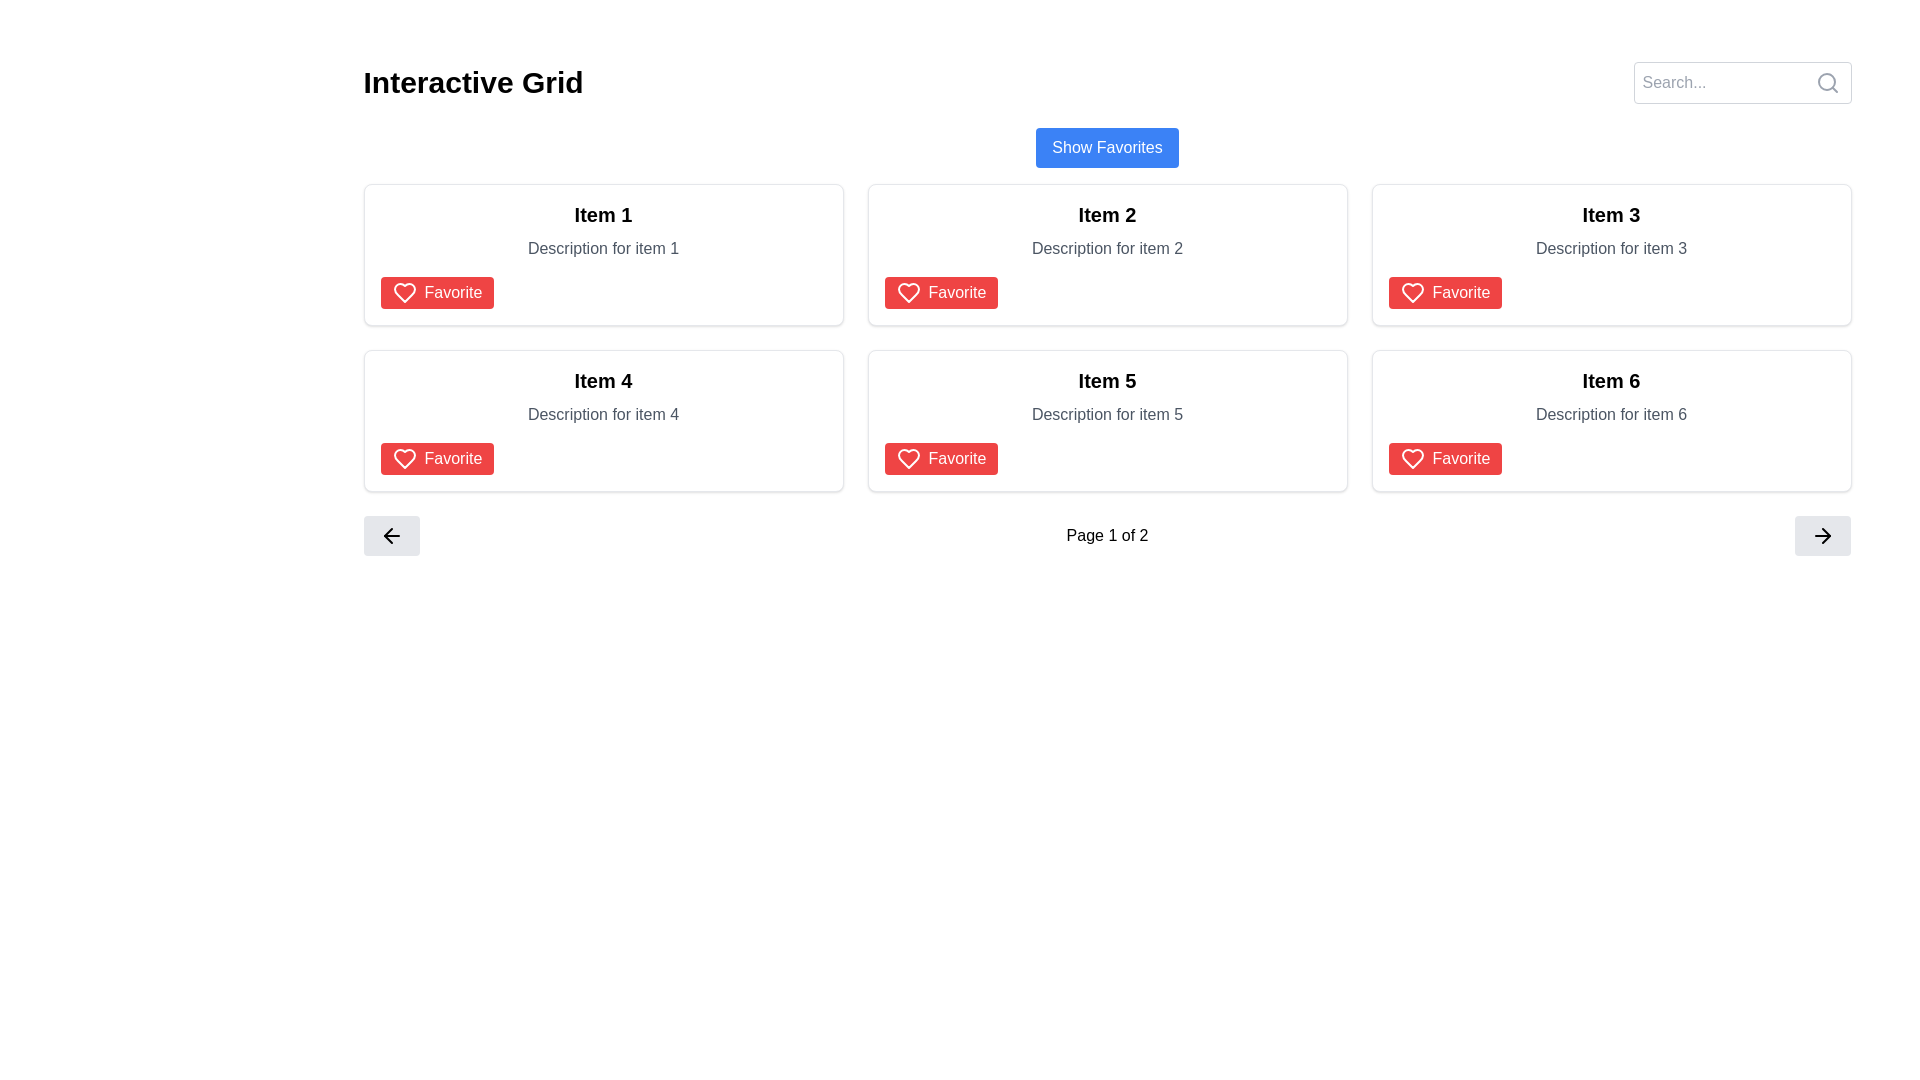 This screenshot has height=1080, width=1920. Describe the element at coordinates (1106, 215) in the screenshot. I see `the text label displaying 'Item 2', which is centrally aligned and styled with a bold font, located above the description and favorite button for 'Item 2'` at that location.